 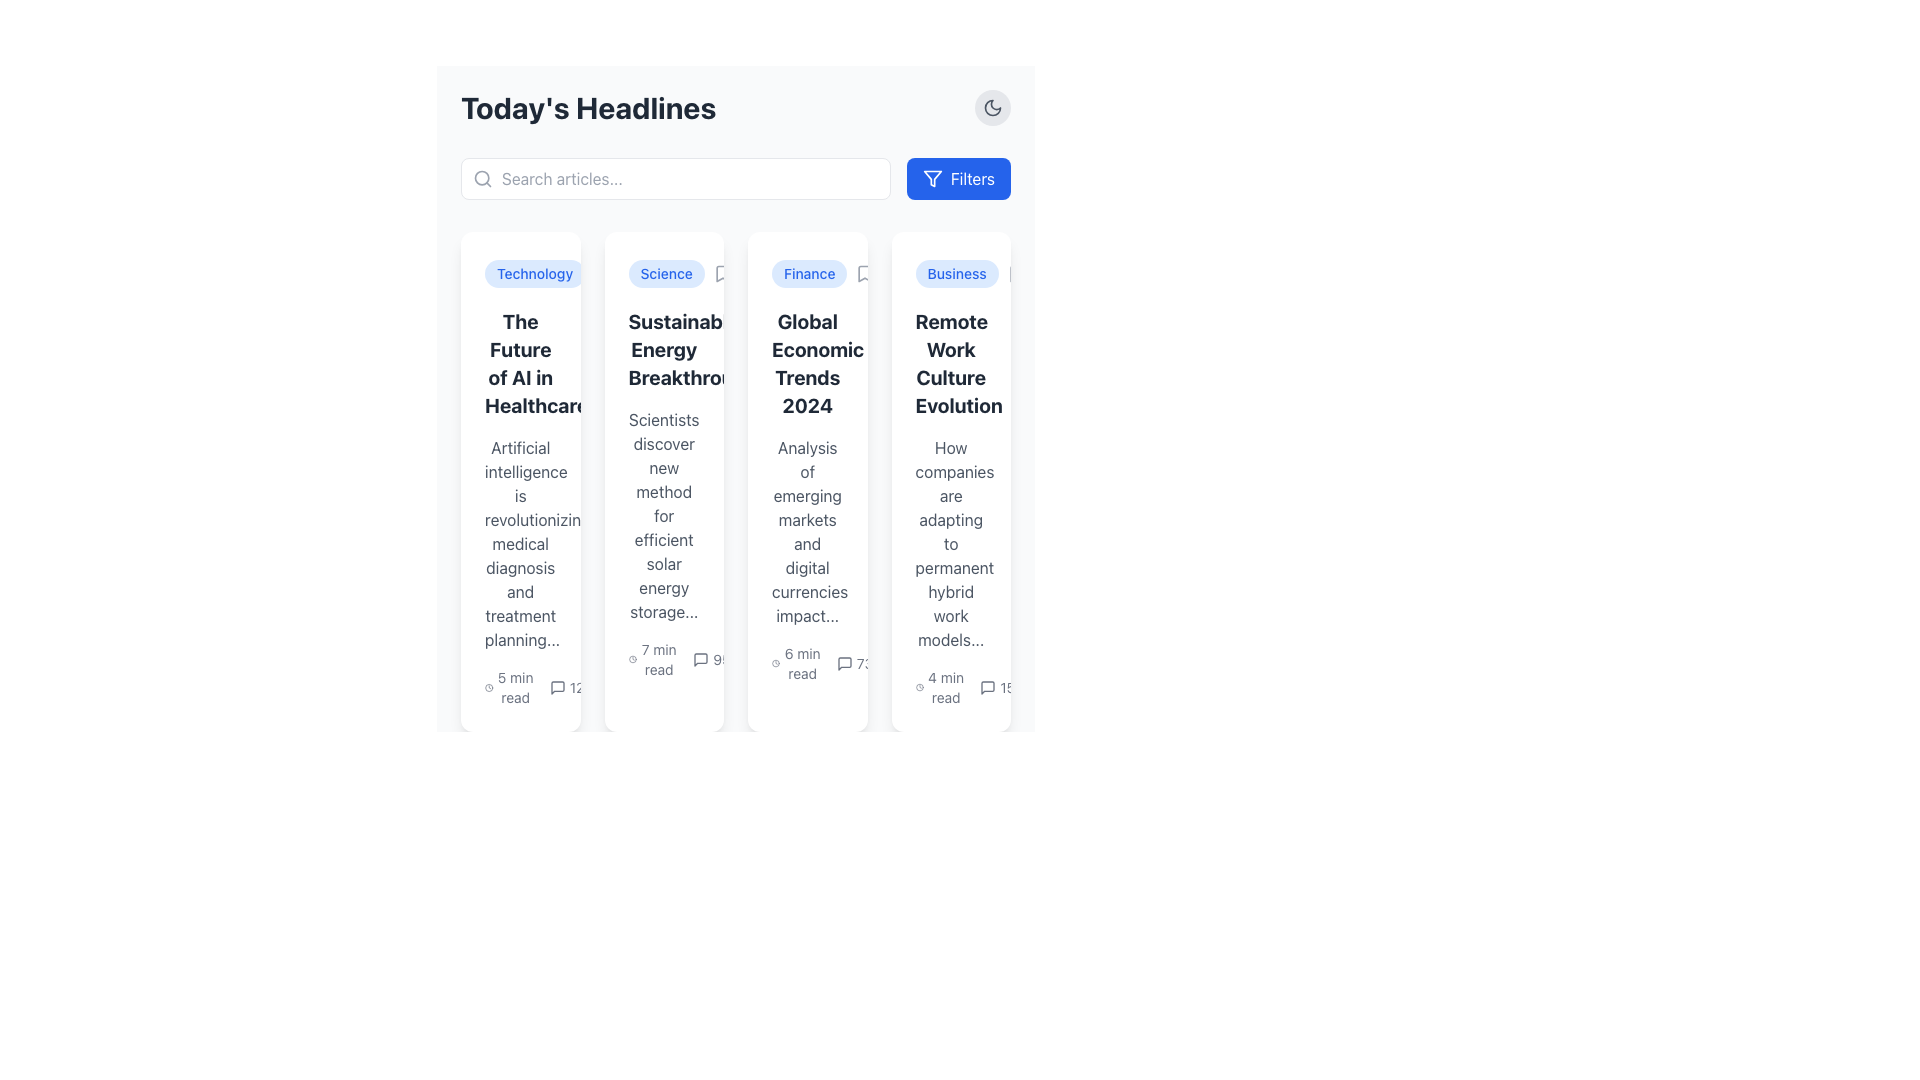 What do you see at coordinates (664, 349) in the screenshot?
I see `the text block displaying 'Sustainable Energy Breakthrough', styled in bold sans-serif font and located below the 'Science' badge` at bounding box center [664, 349].